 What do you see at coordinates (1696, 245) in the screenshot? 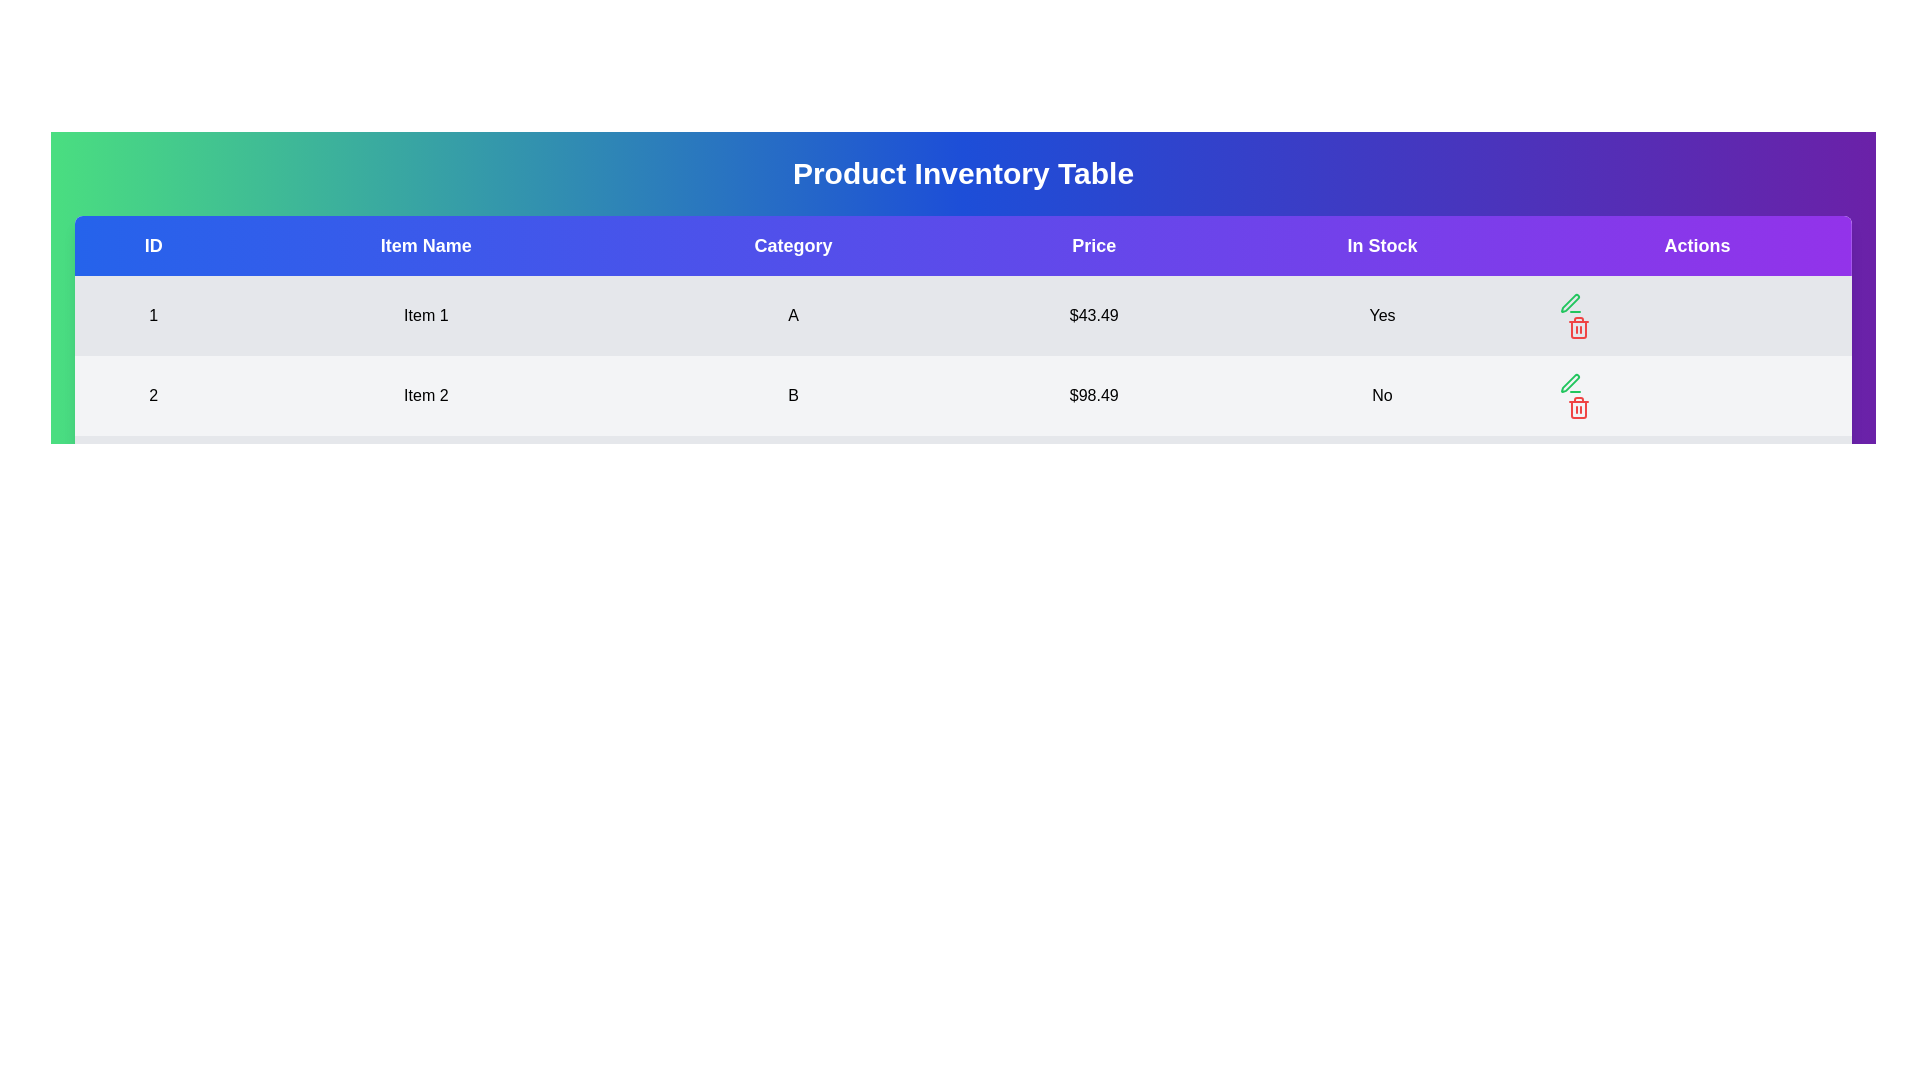
I see `the header labeled Actions to sort or filter the table by that column` at bounding box center [1696, 245].